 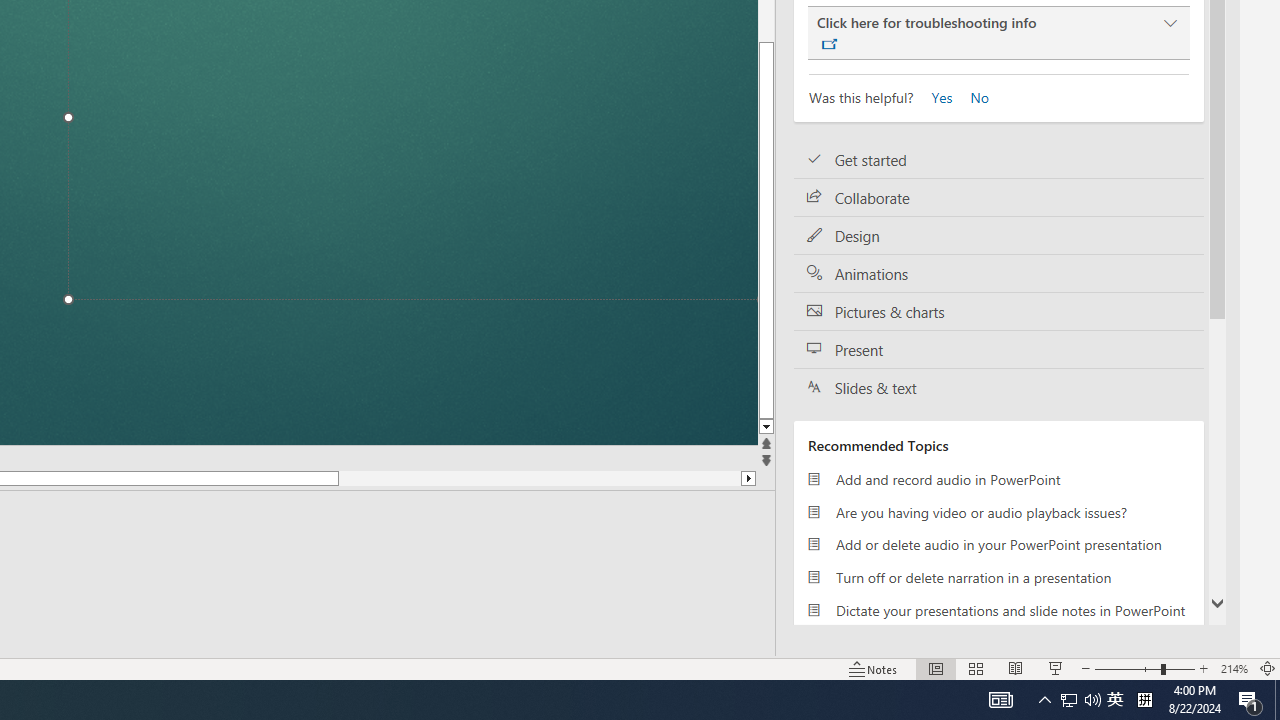 What do you see at coordinates (972, 96) in the screenshot?
I see `'No'` at bounding box center [972, 96].